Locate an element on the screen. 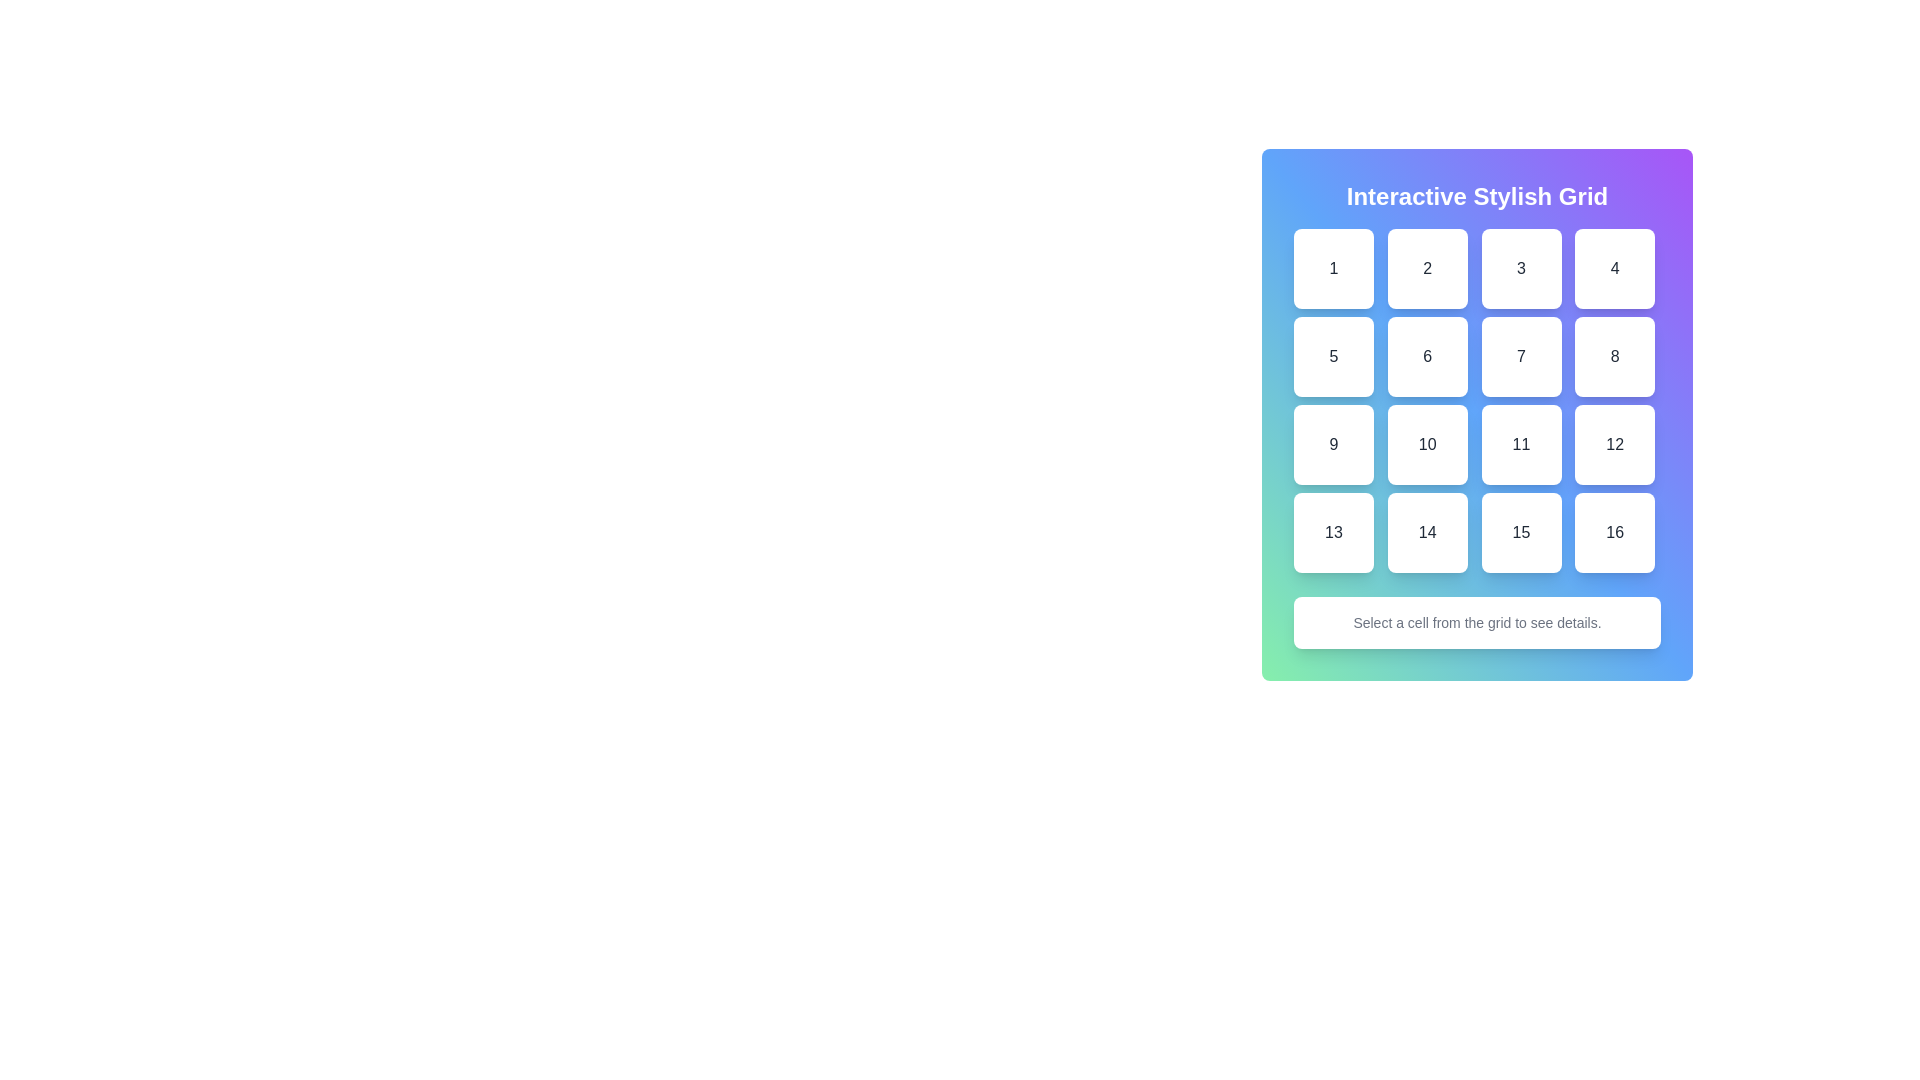  the square button with the text '13' in dark gray font, located in the bottom-left corner of a 4x4 grid structure is located at coordinates (1334, 531).